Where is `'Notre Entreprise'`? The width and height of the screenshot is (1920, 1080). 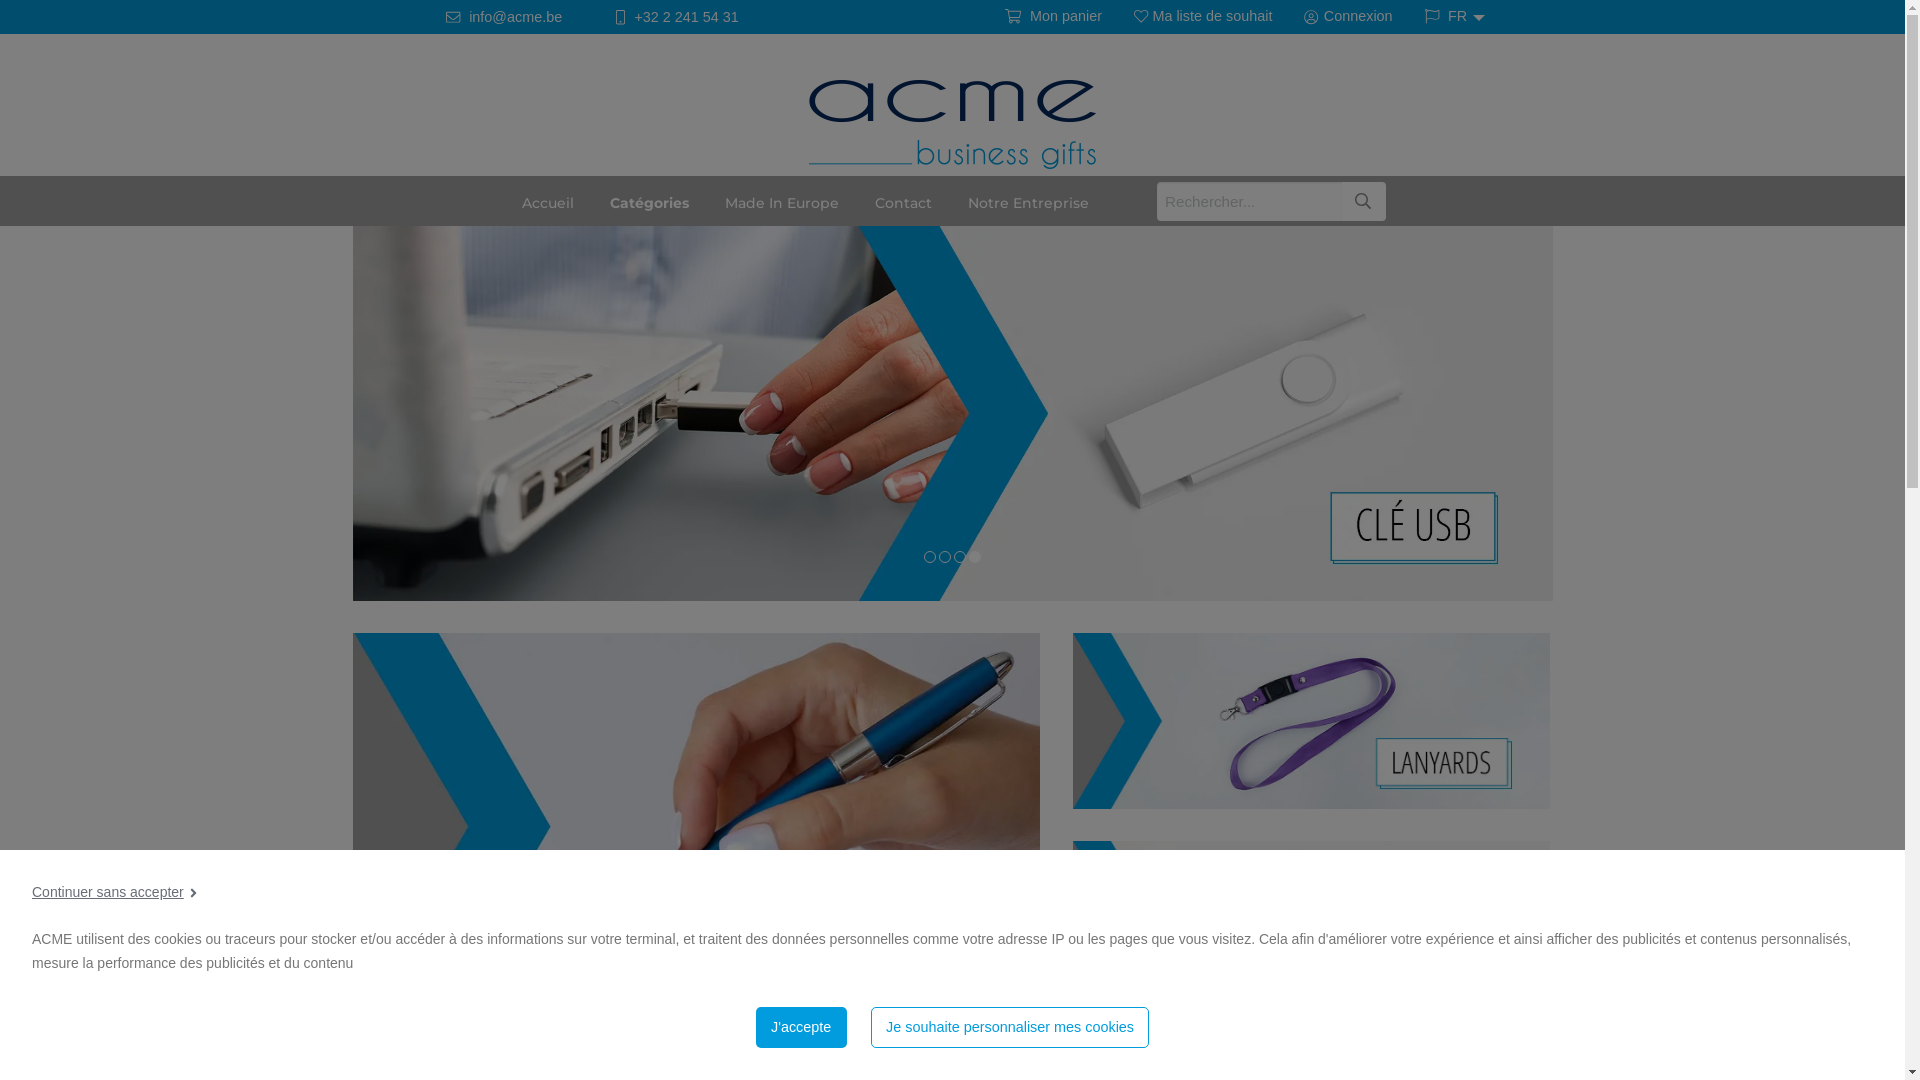
'Notre Entreprise' is located at coordinates (1028, 200).